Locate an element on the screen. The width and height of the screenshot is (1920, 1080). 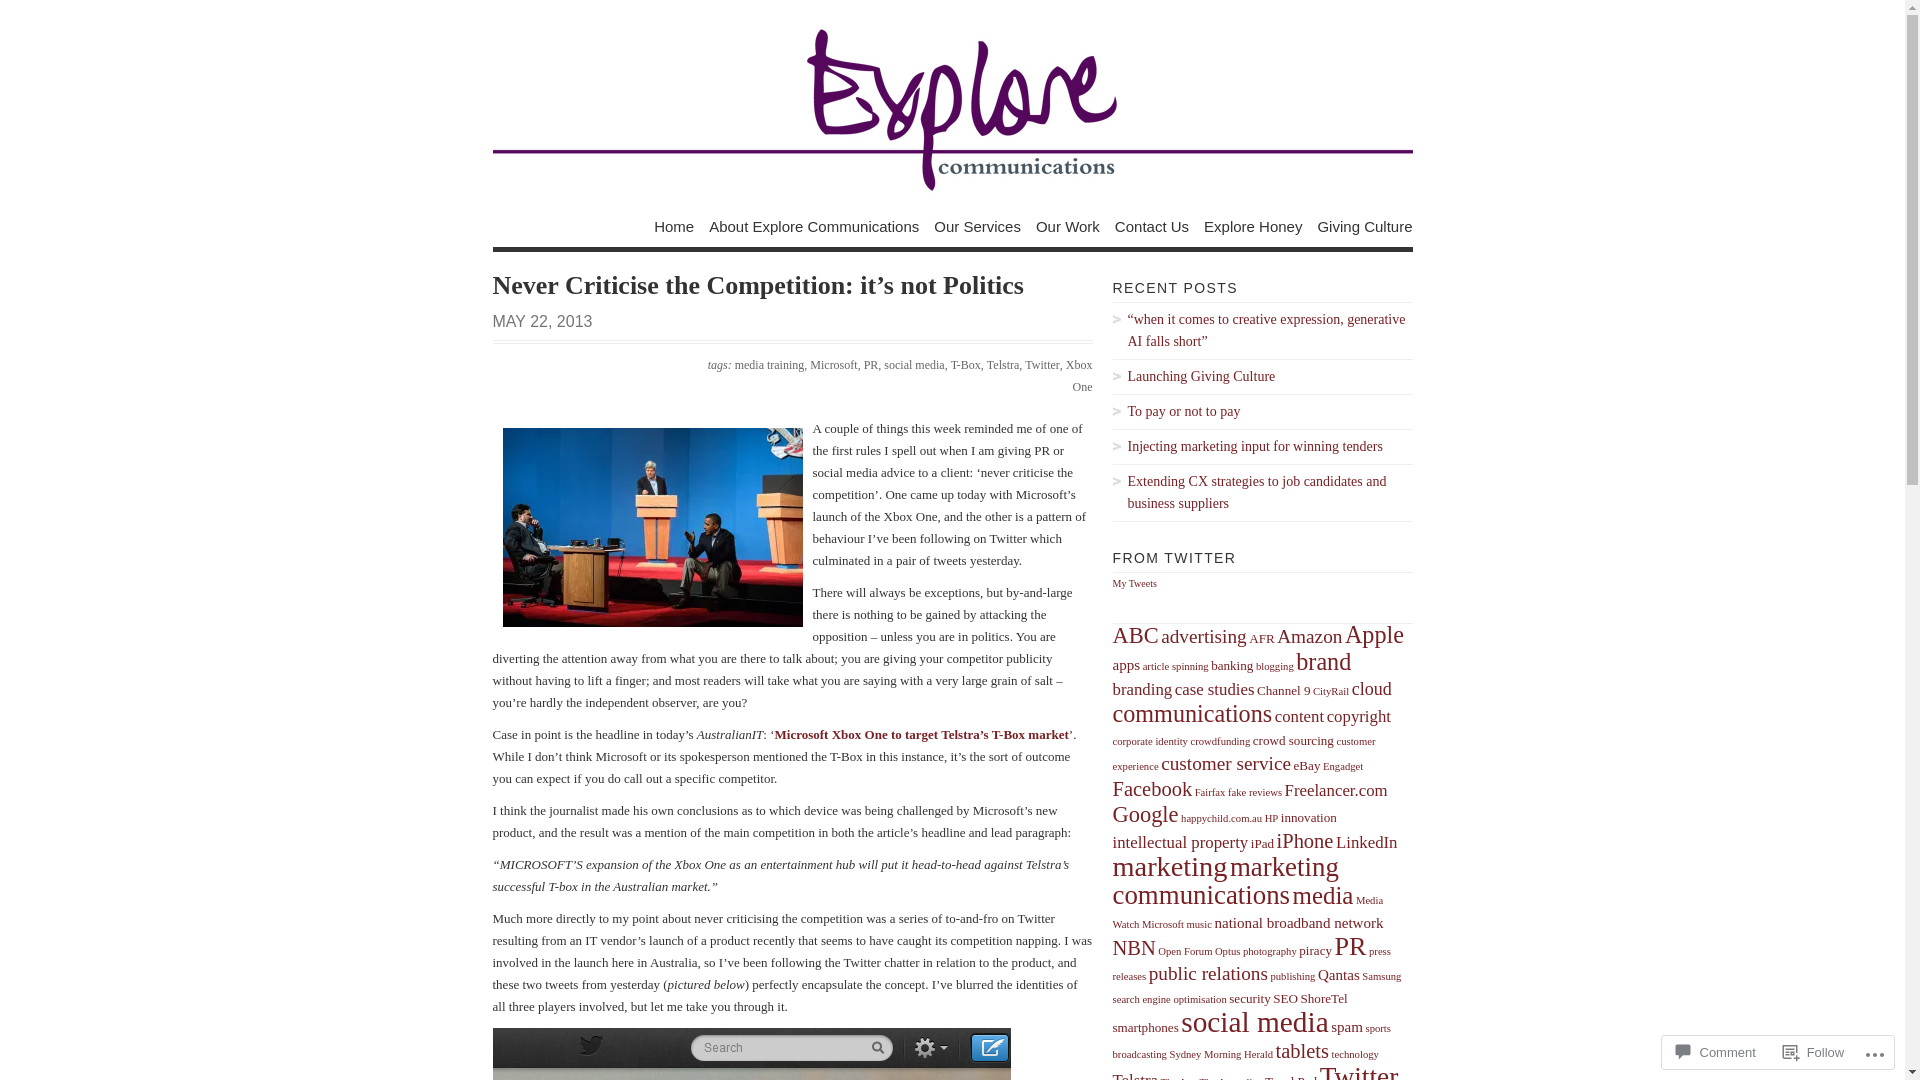
'crowdfunding' is located at coordinates (1218, 741).